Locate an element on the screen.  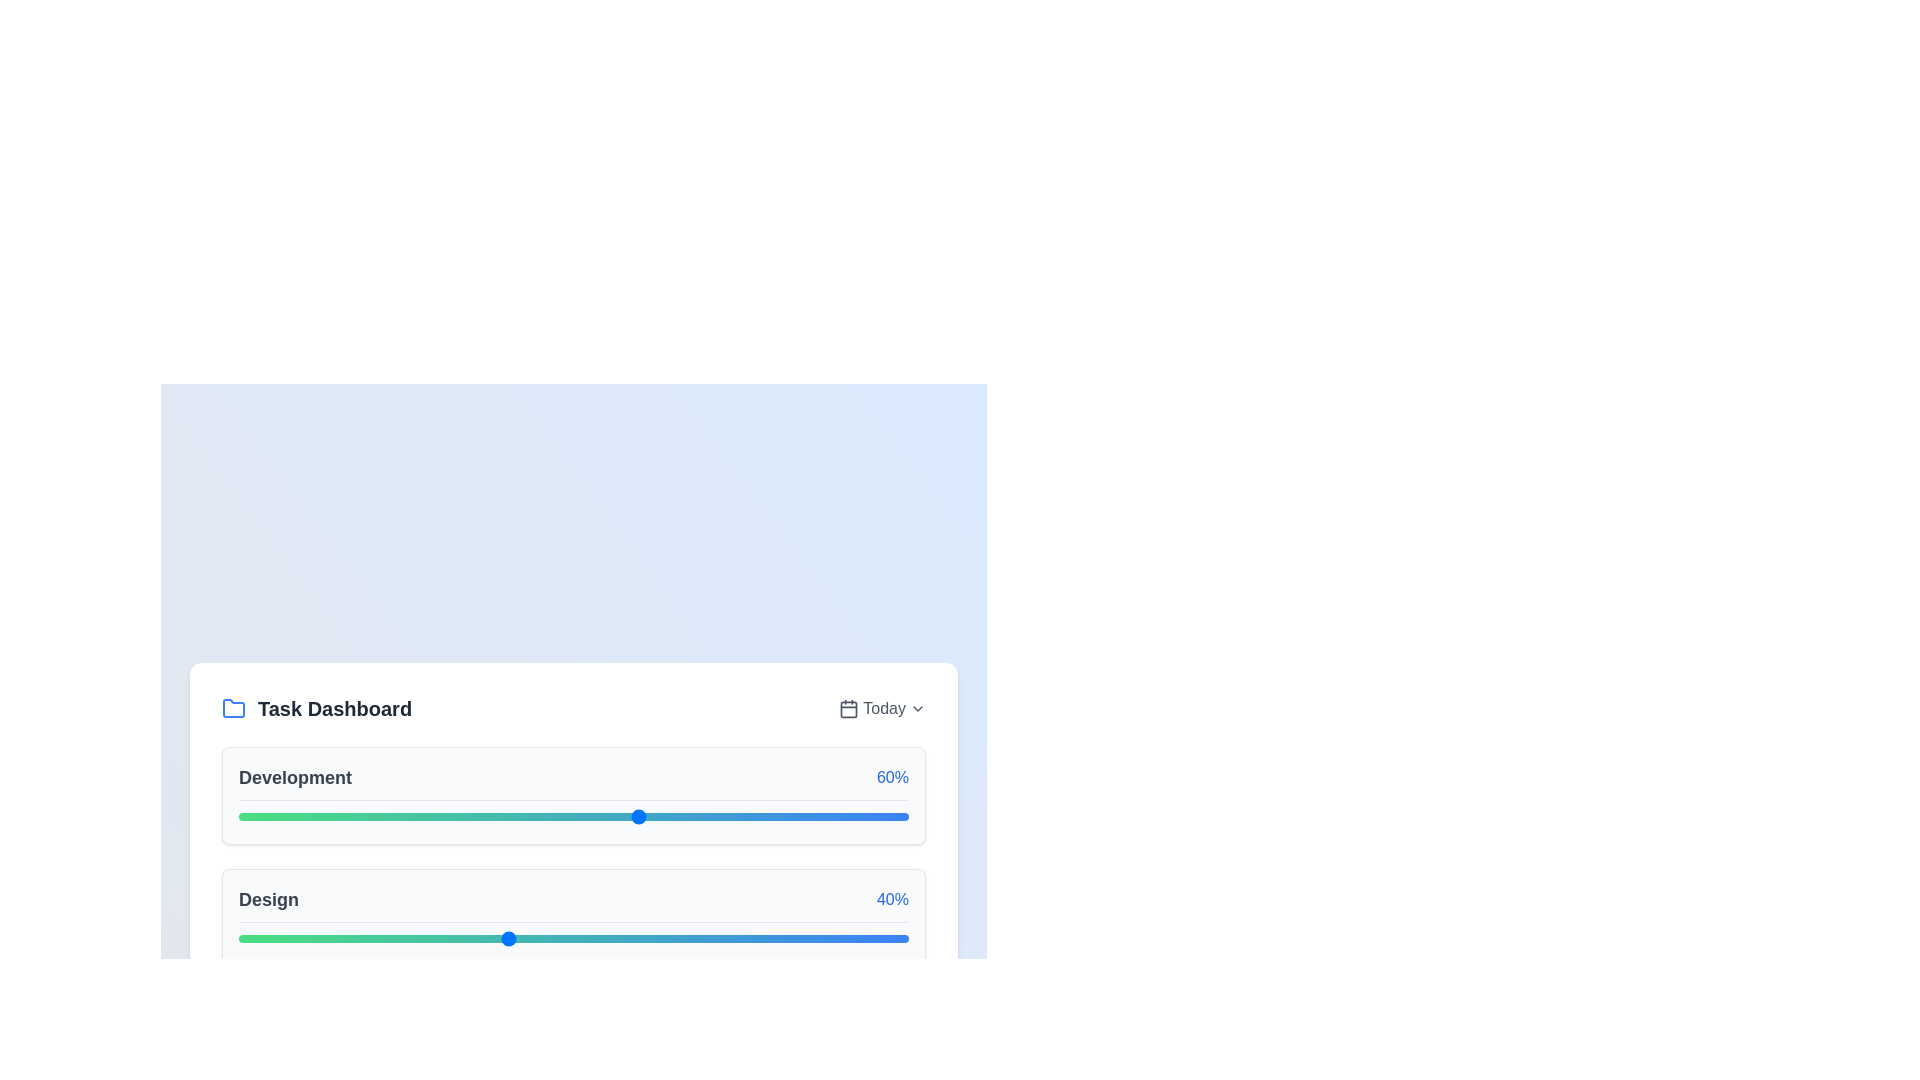
the folder icon located at the upper-left corner of the 'Task Dashboard' section, which represents organization or navigation within the application is located at coordinates (234, 708).